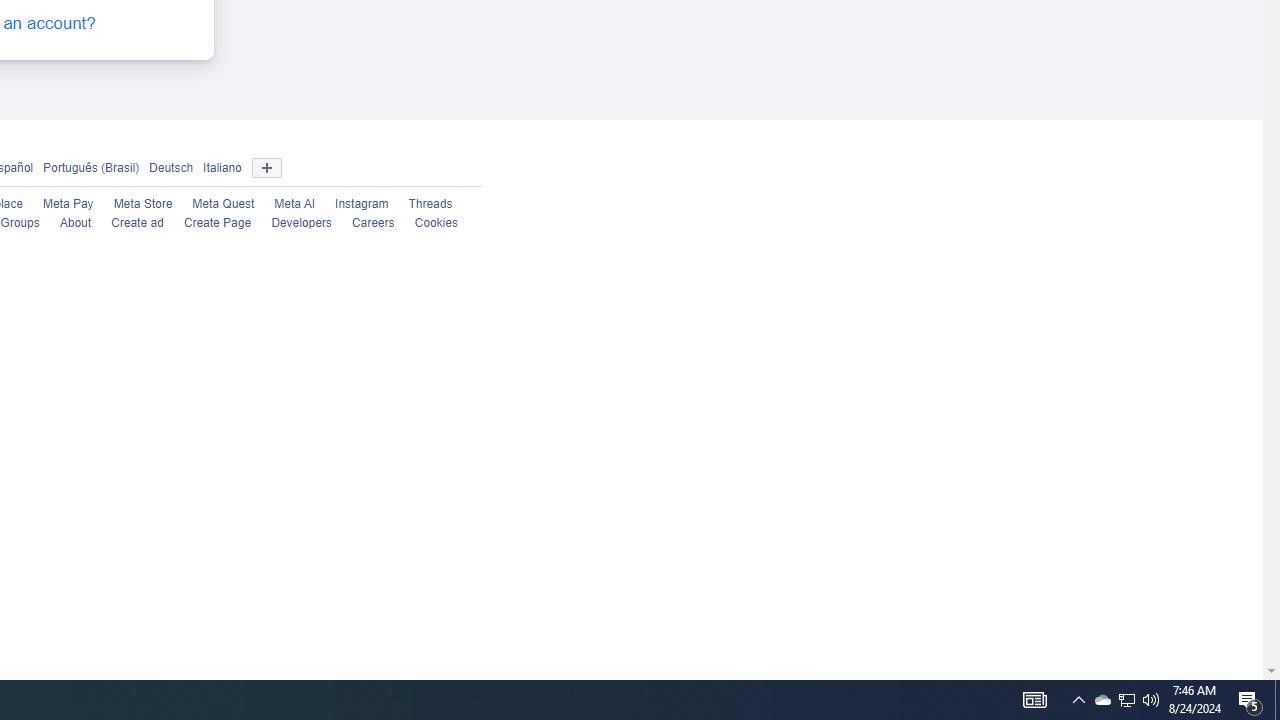 This screenshot has height=720, width=1280. I want to click on 'Create Page', so click(217, 223).